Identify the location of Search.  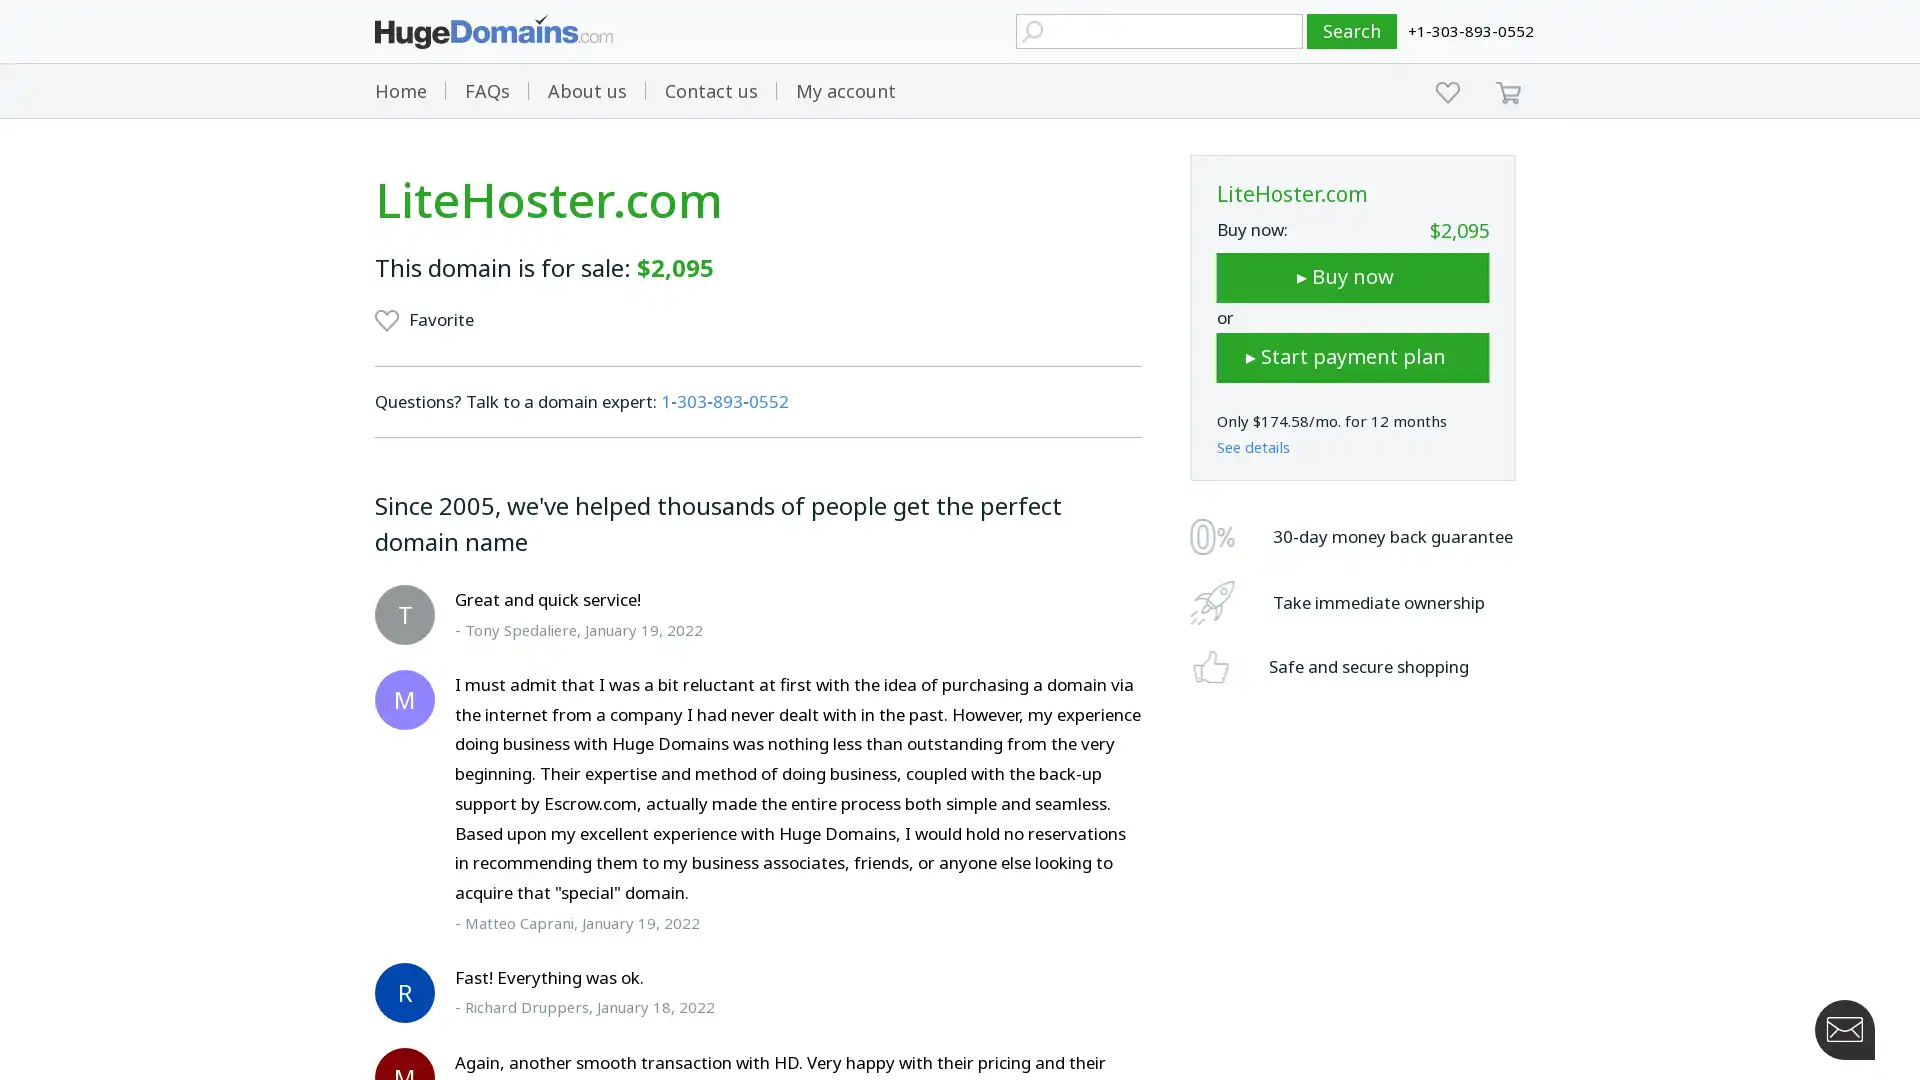
(1352, 31).